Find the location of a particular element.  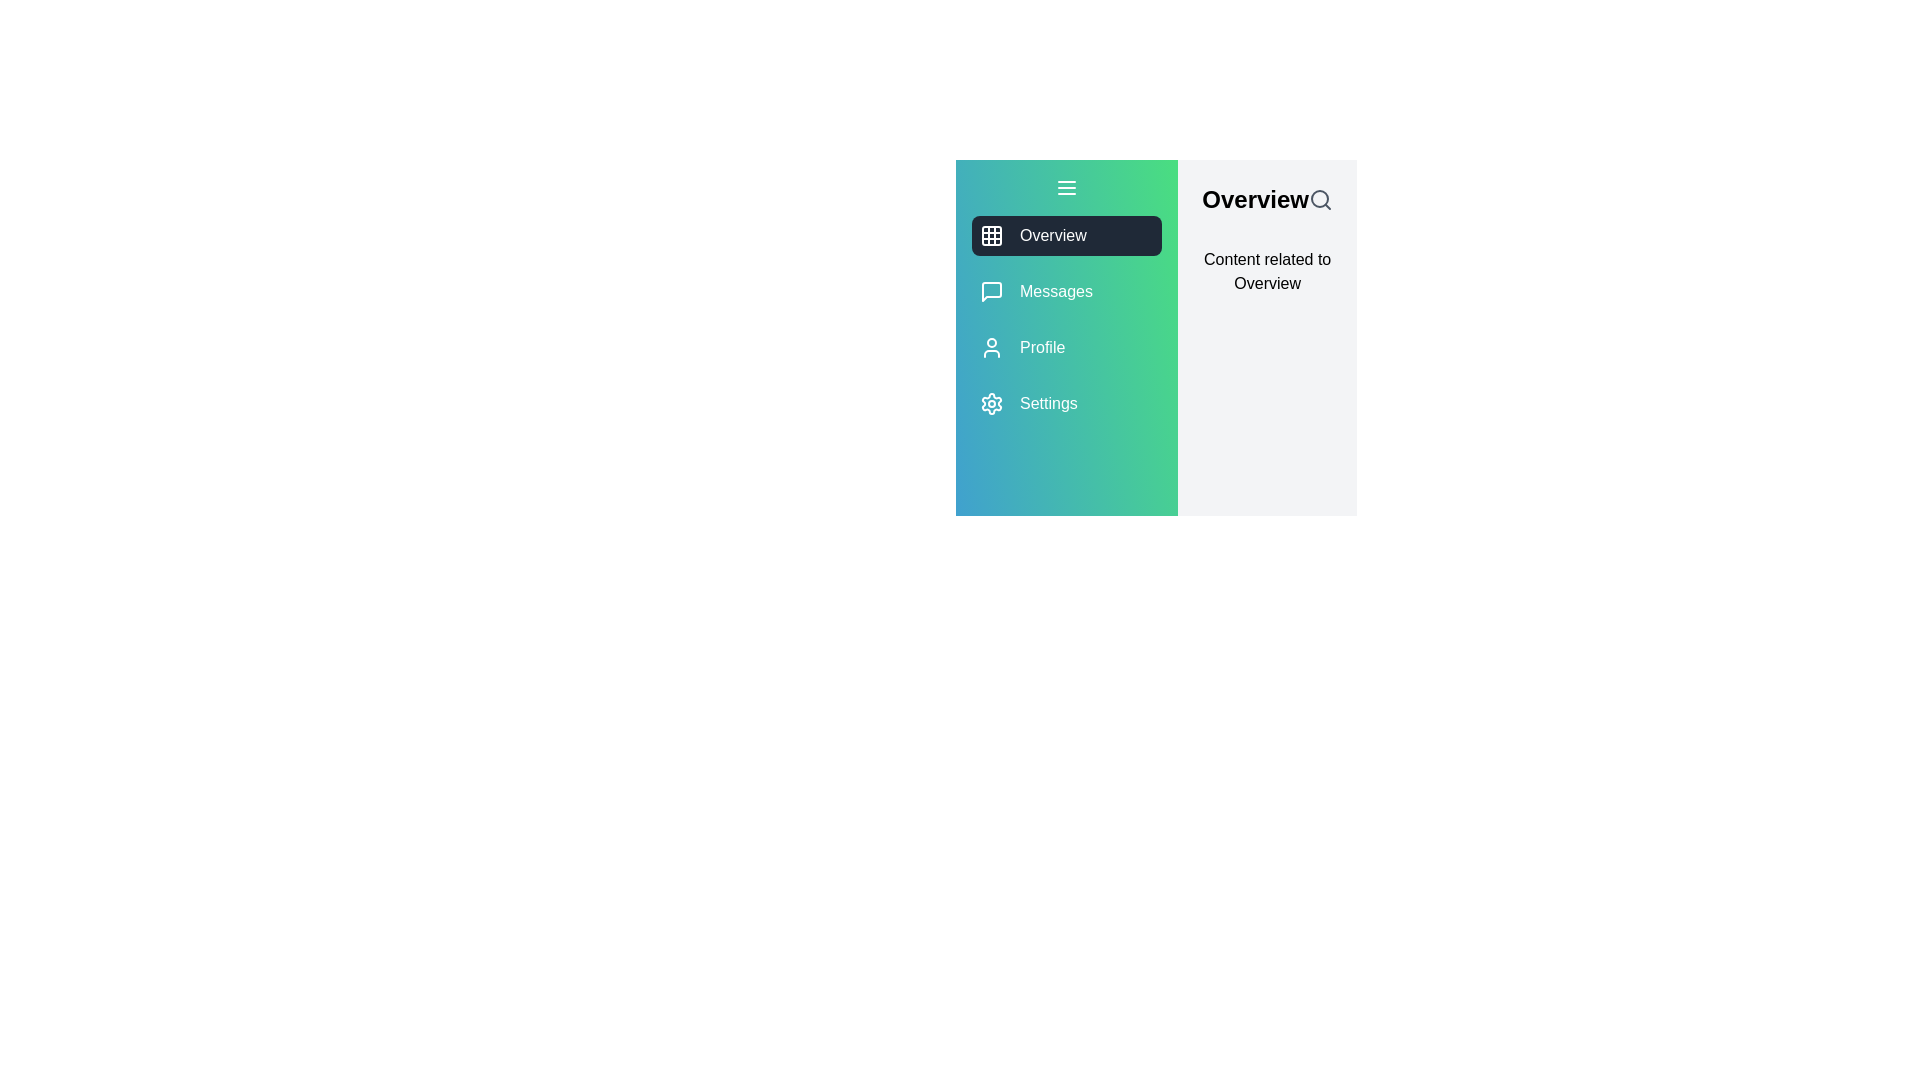

the module Overview from the side menu is located at coordinates (1065, 234).